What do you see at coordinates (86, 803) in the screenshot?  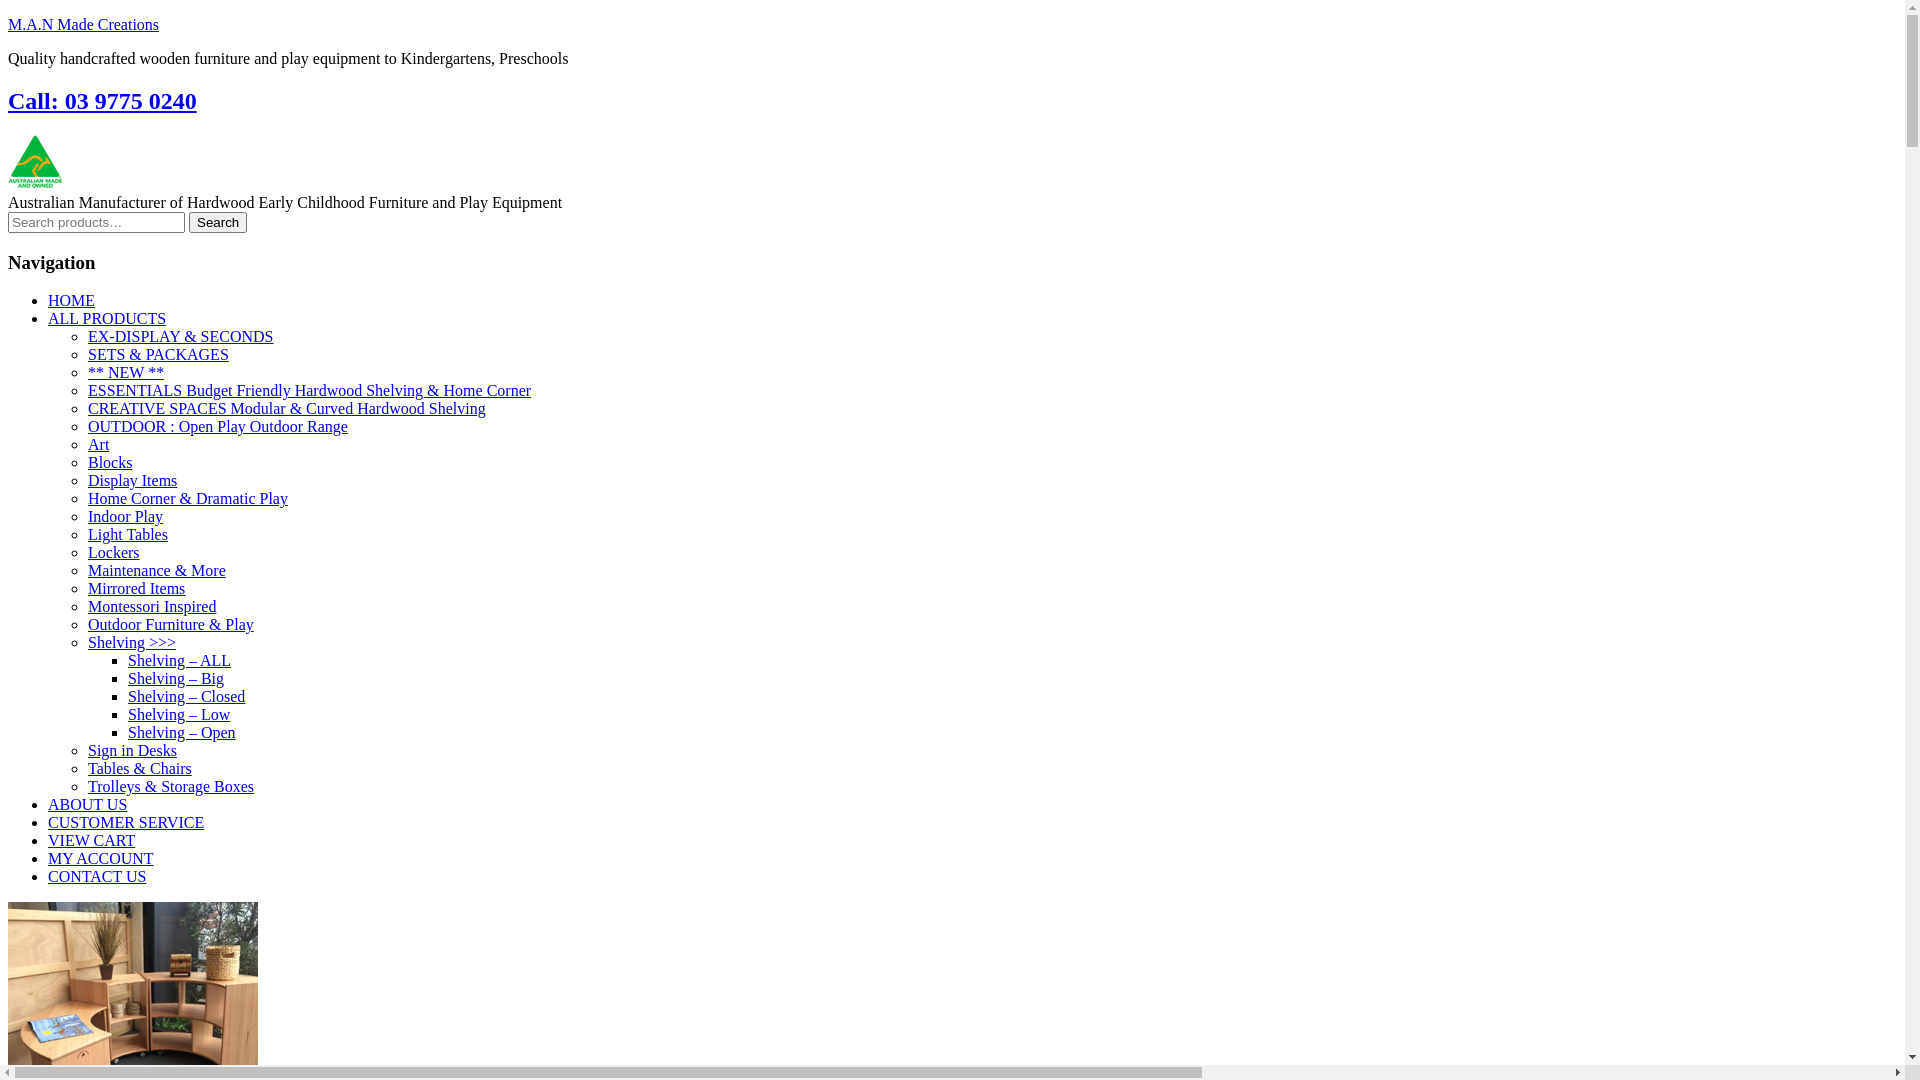 I see `'ABOUT US'` at bounding box center [86, 803].